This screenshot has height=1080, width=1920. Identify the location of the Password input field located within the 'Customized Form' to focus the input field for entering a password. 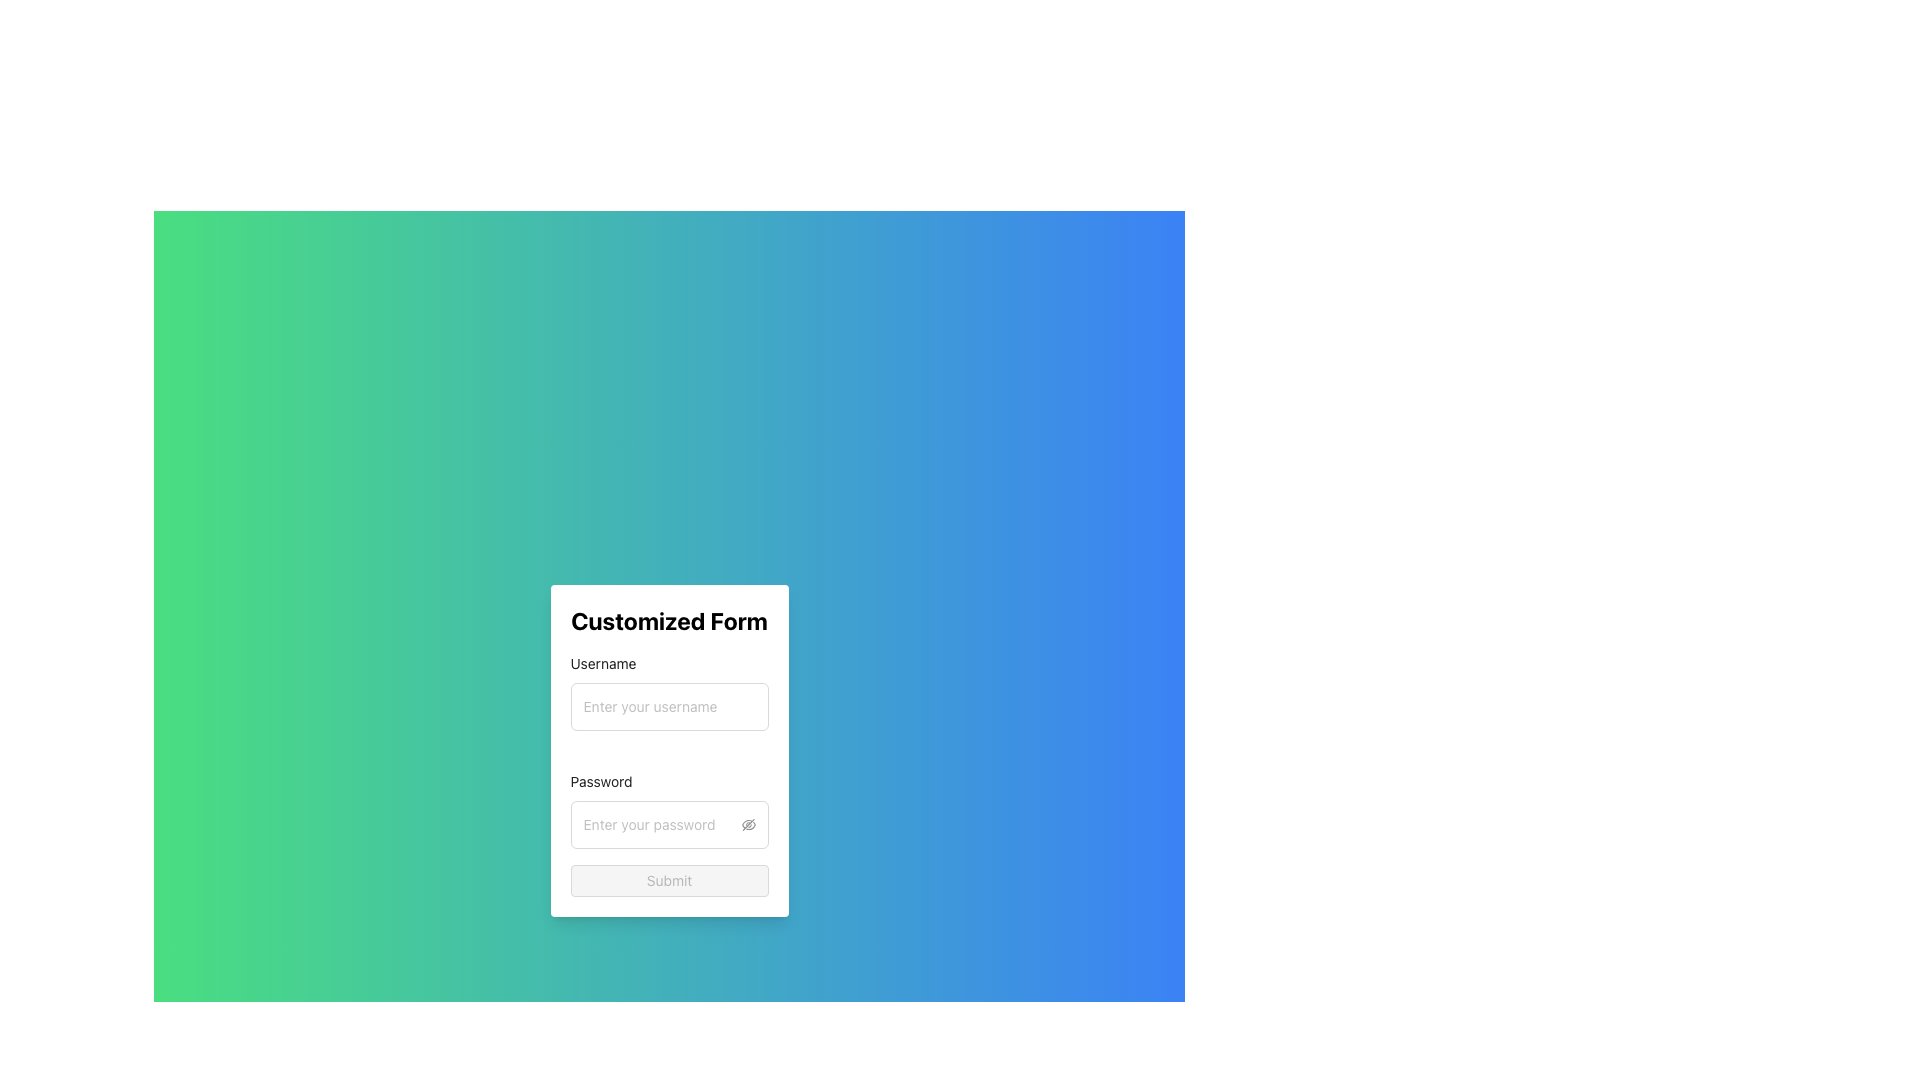
(669, 810).